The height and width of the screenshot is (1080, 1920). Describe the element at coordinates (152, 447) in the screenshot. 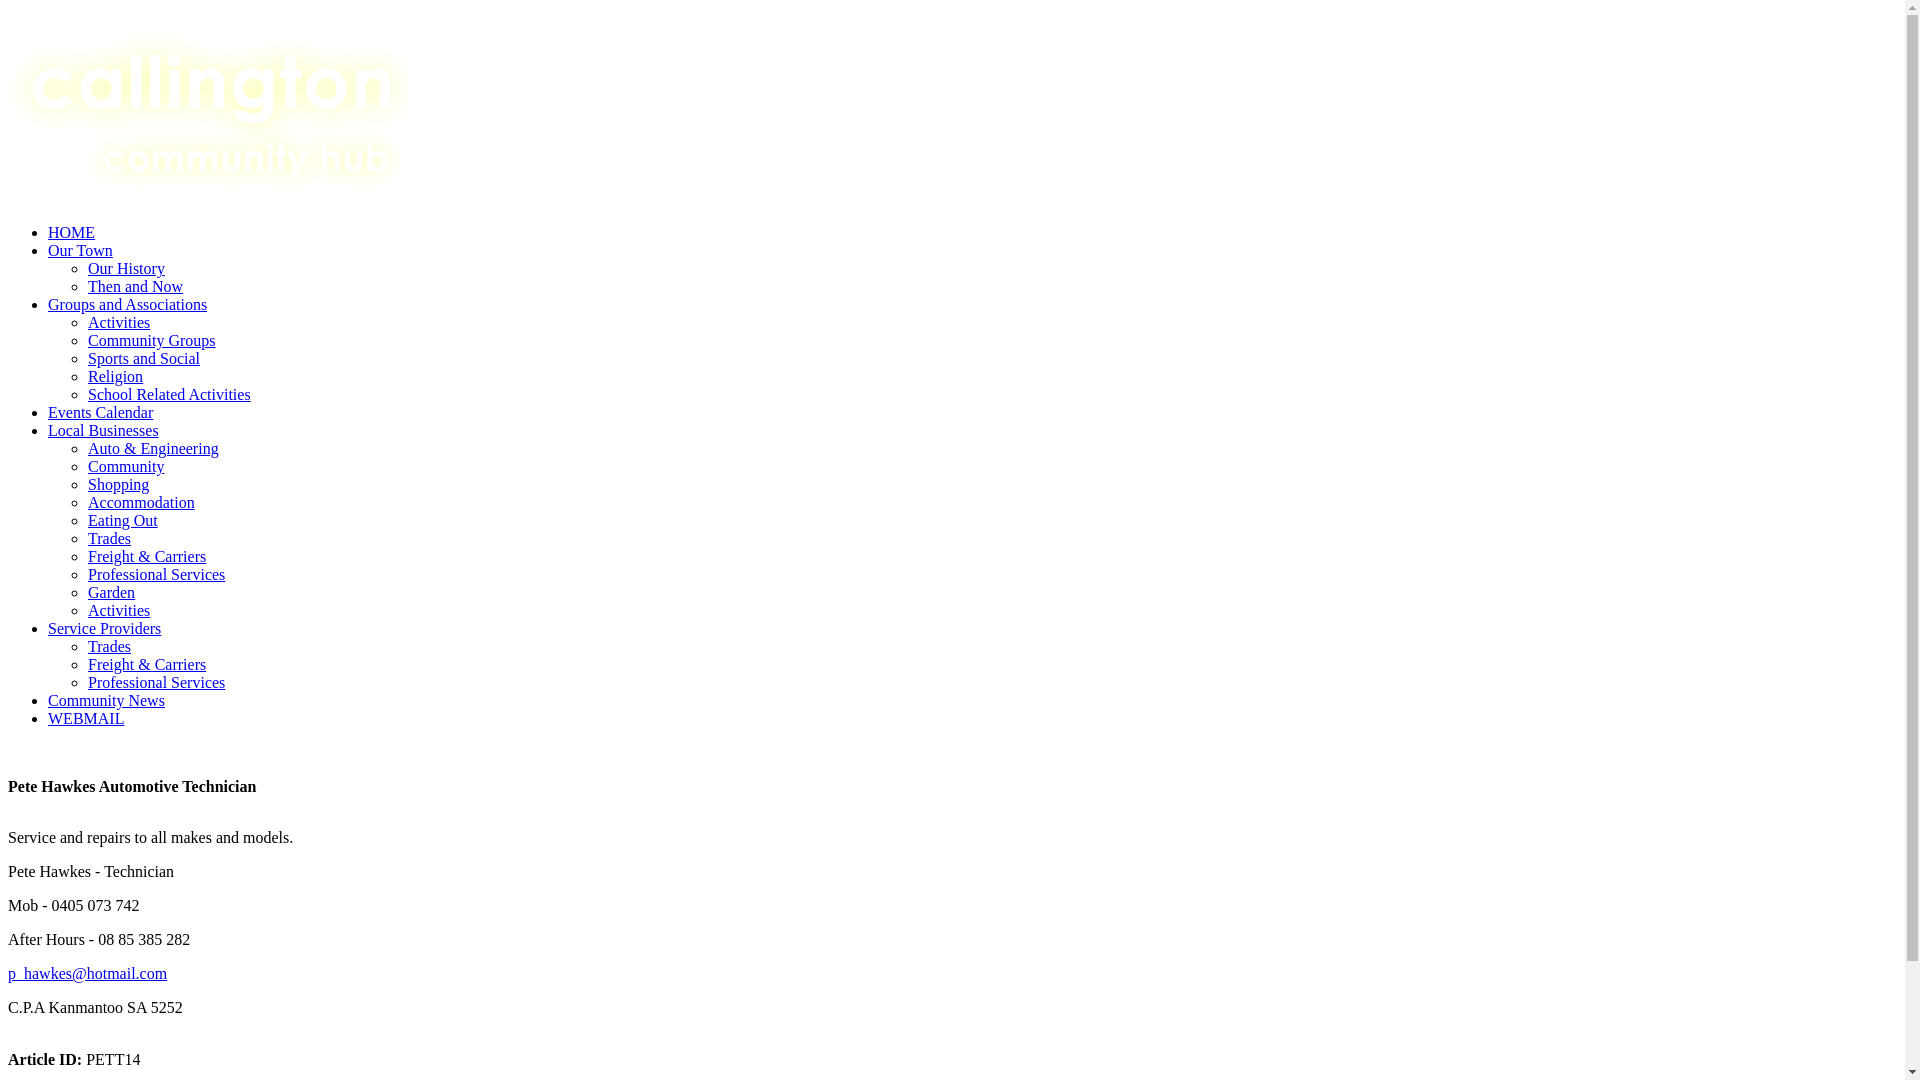

I see `'Auto & Engineering'` at that location.